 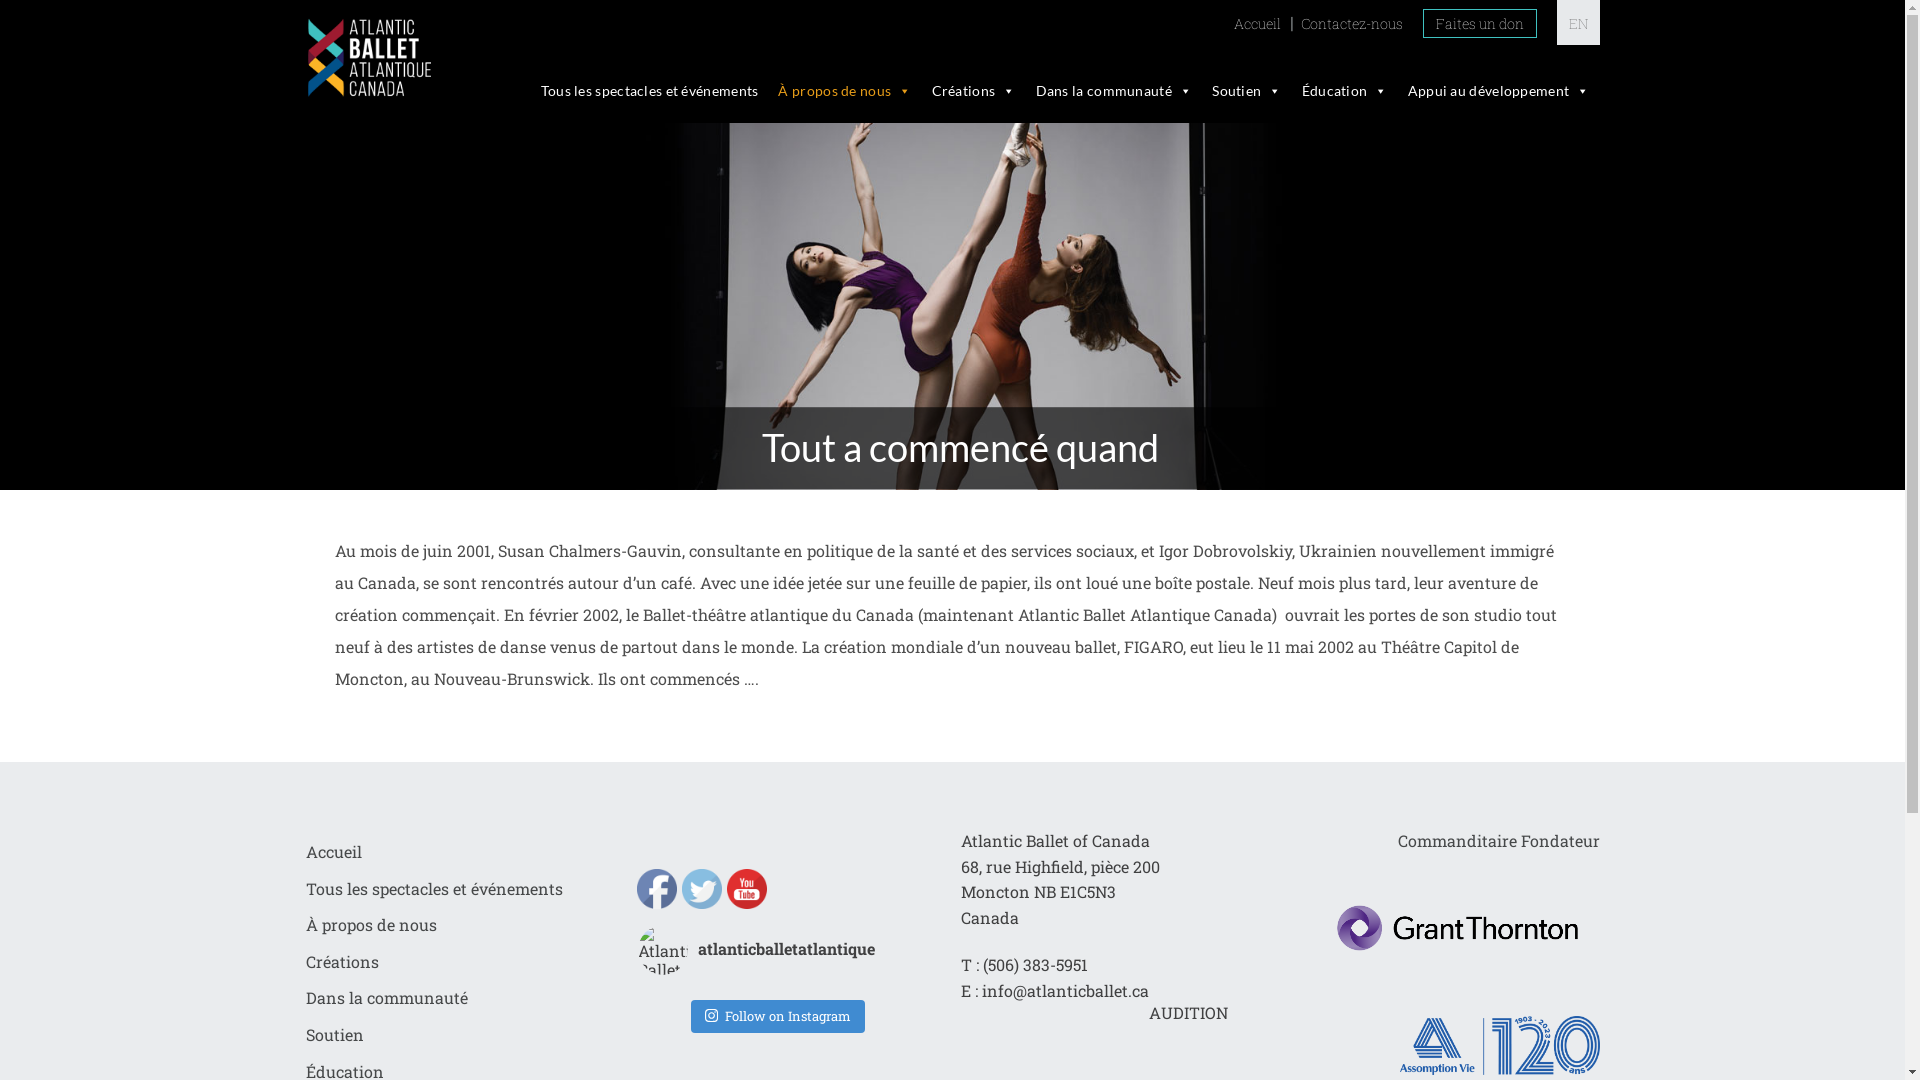 What do you see at coordinates (1350, 23) in the screenshot?
I see `'Contactez-nous'` at bounding box center [1350, 23].